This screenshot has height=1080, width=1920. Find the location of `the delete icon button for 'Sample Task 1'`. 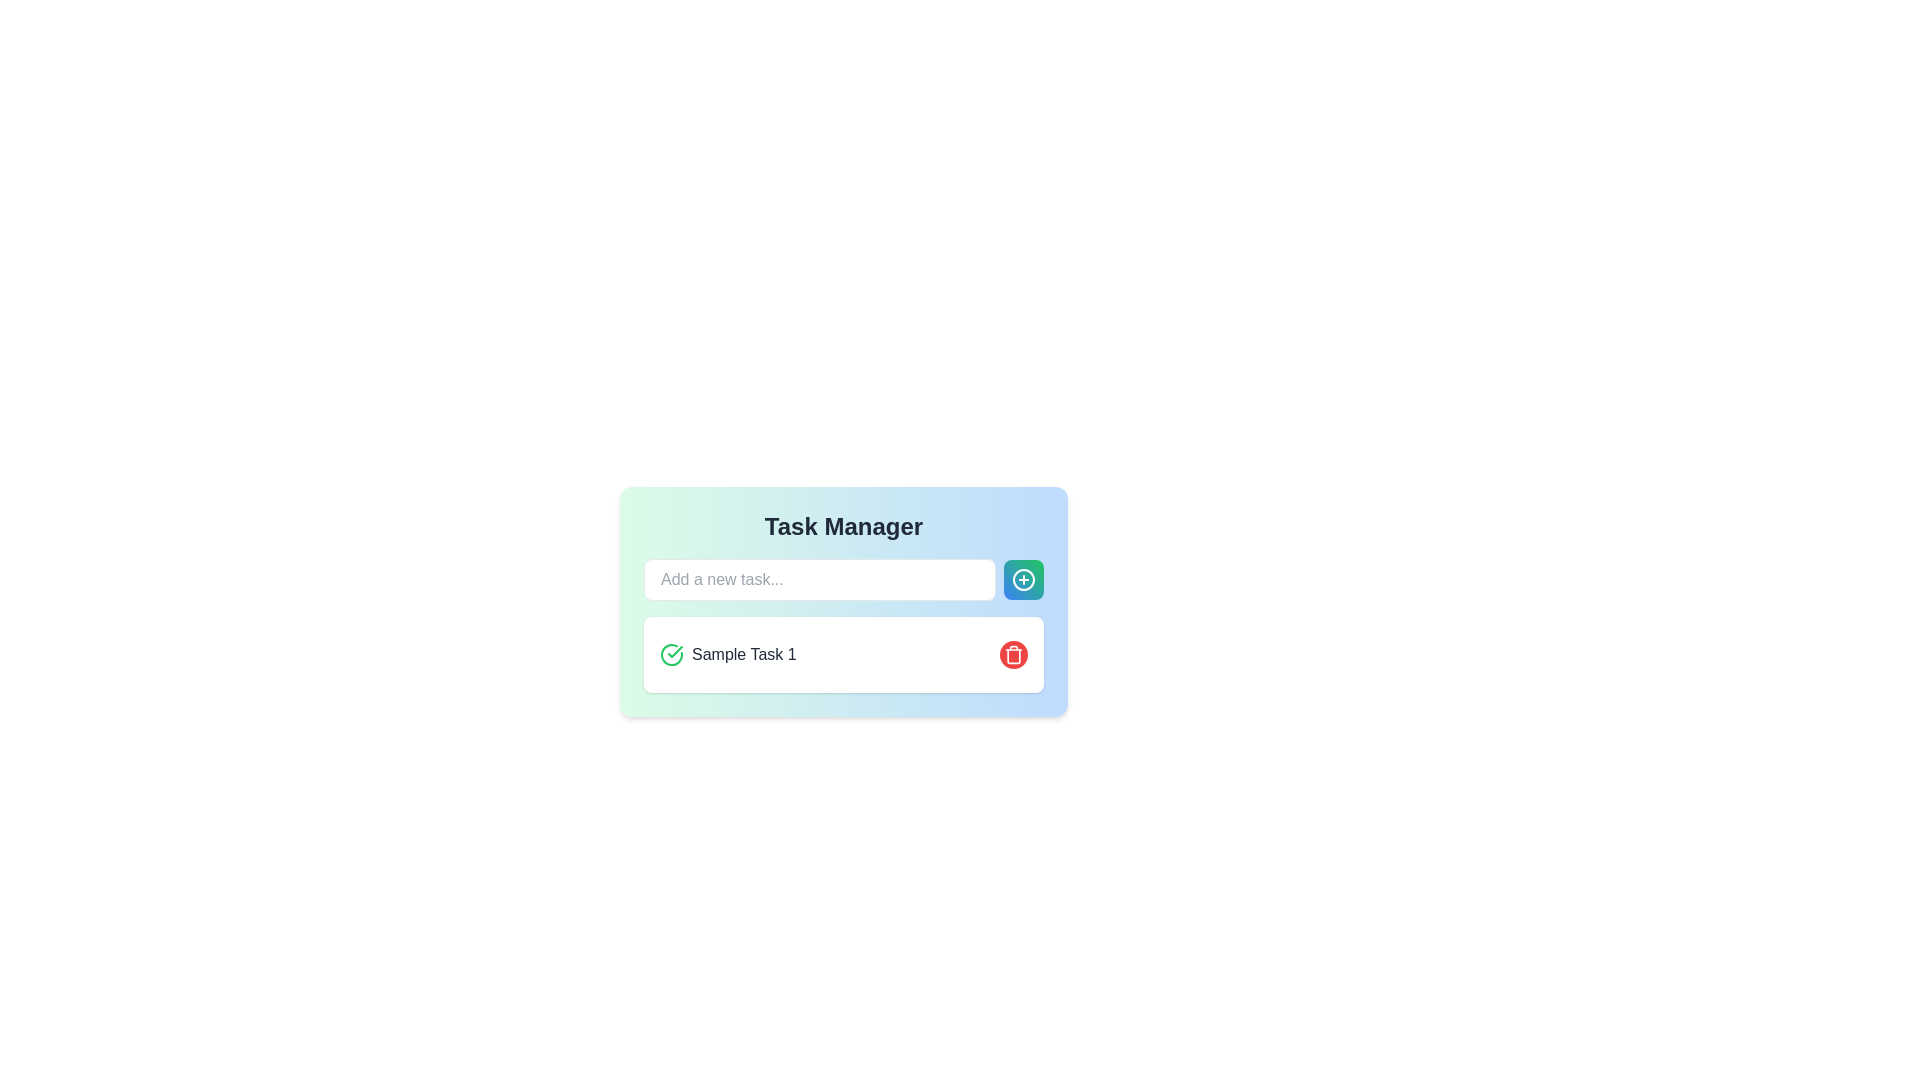

the delete icon button for 'Sample Task 1' is located at coordinates (1013, 655).